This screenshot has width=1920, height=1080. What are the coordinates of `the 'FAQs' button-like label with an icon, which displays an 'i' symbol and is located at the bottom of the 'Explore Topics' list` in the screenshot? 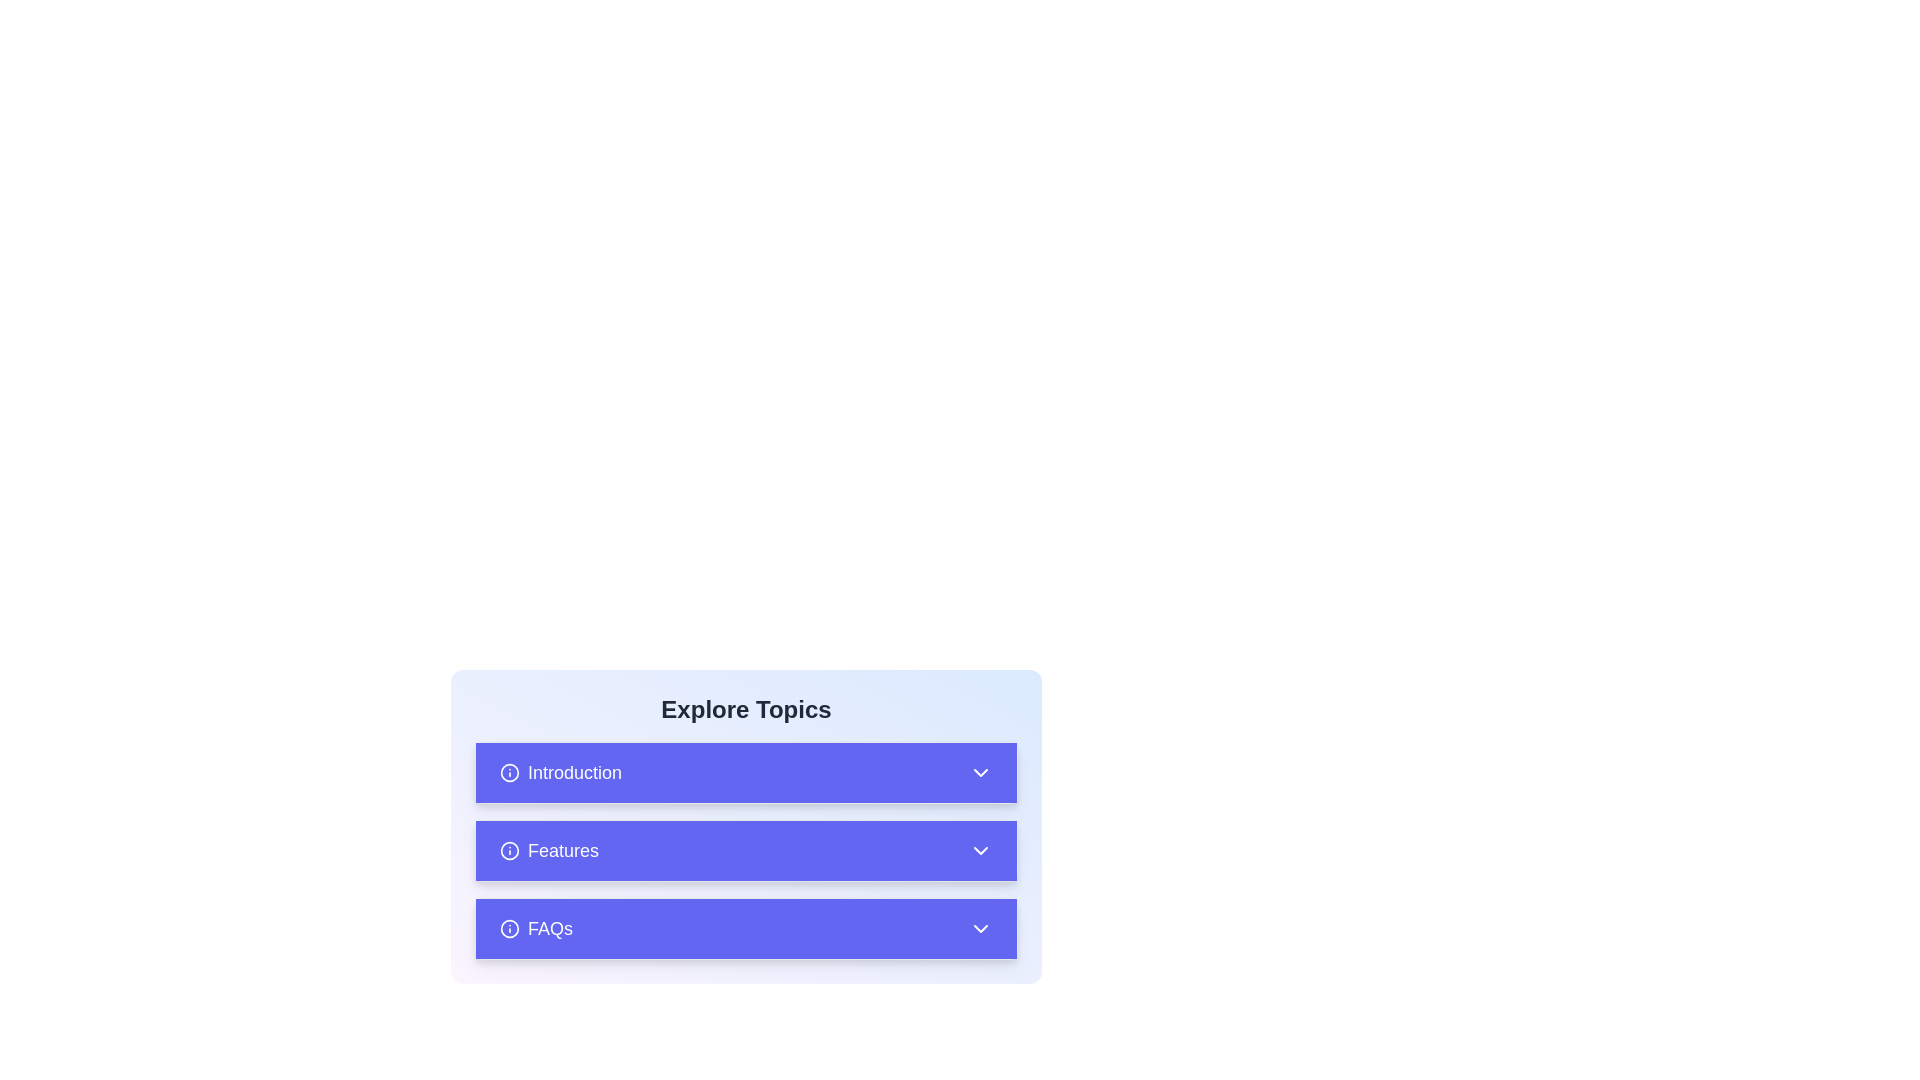 It's located at (536, 929).